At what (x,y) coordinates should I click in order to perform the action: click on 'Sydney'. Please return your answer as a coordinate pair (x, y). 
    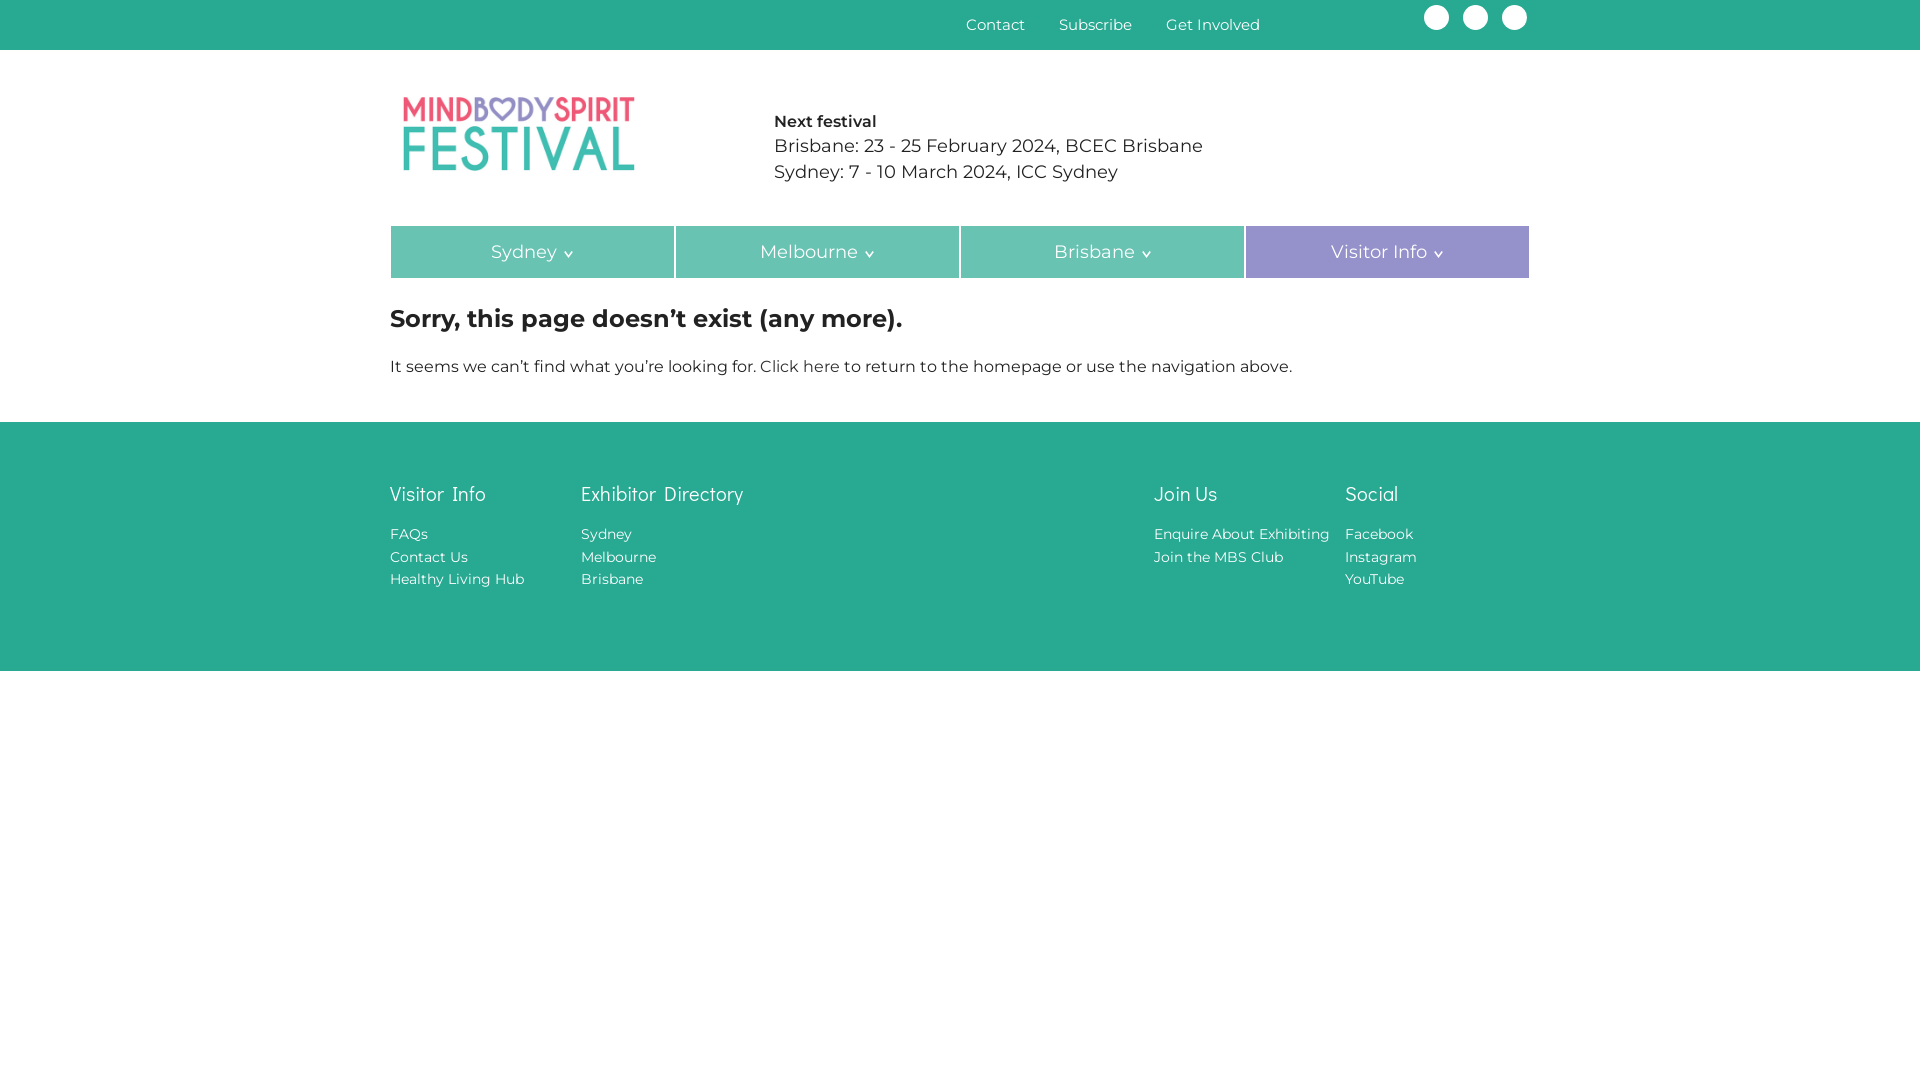
    Looking at the image, I should click on (532, 250).